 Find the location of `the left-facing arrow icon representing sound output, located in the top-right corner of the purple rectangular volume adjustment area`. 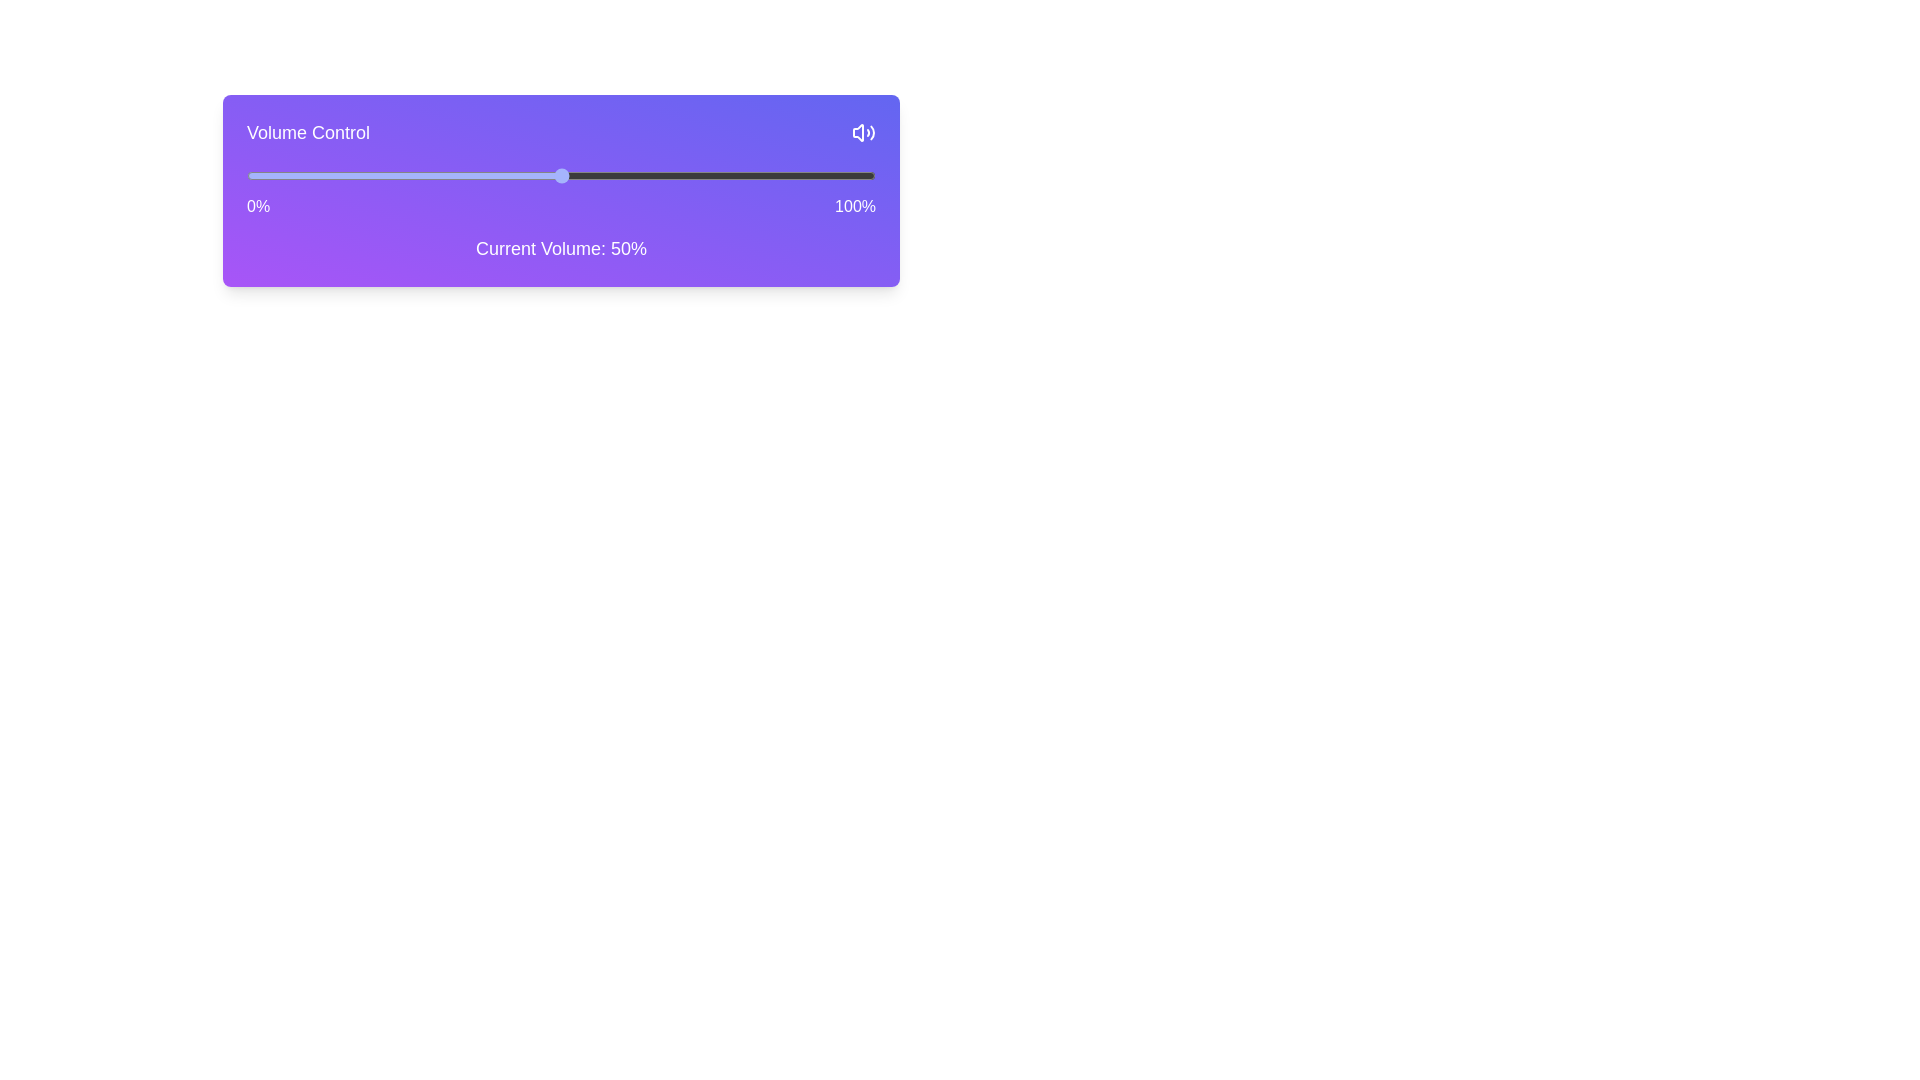

the left-facing arrow icon representing sound output, located in the top-right corner of the purple rectangular volume adjustment area is located at coordinates (858, 132).